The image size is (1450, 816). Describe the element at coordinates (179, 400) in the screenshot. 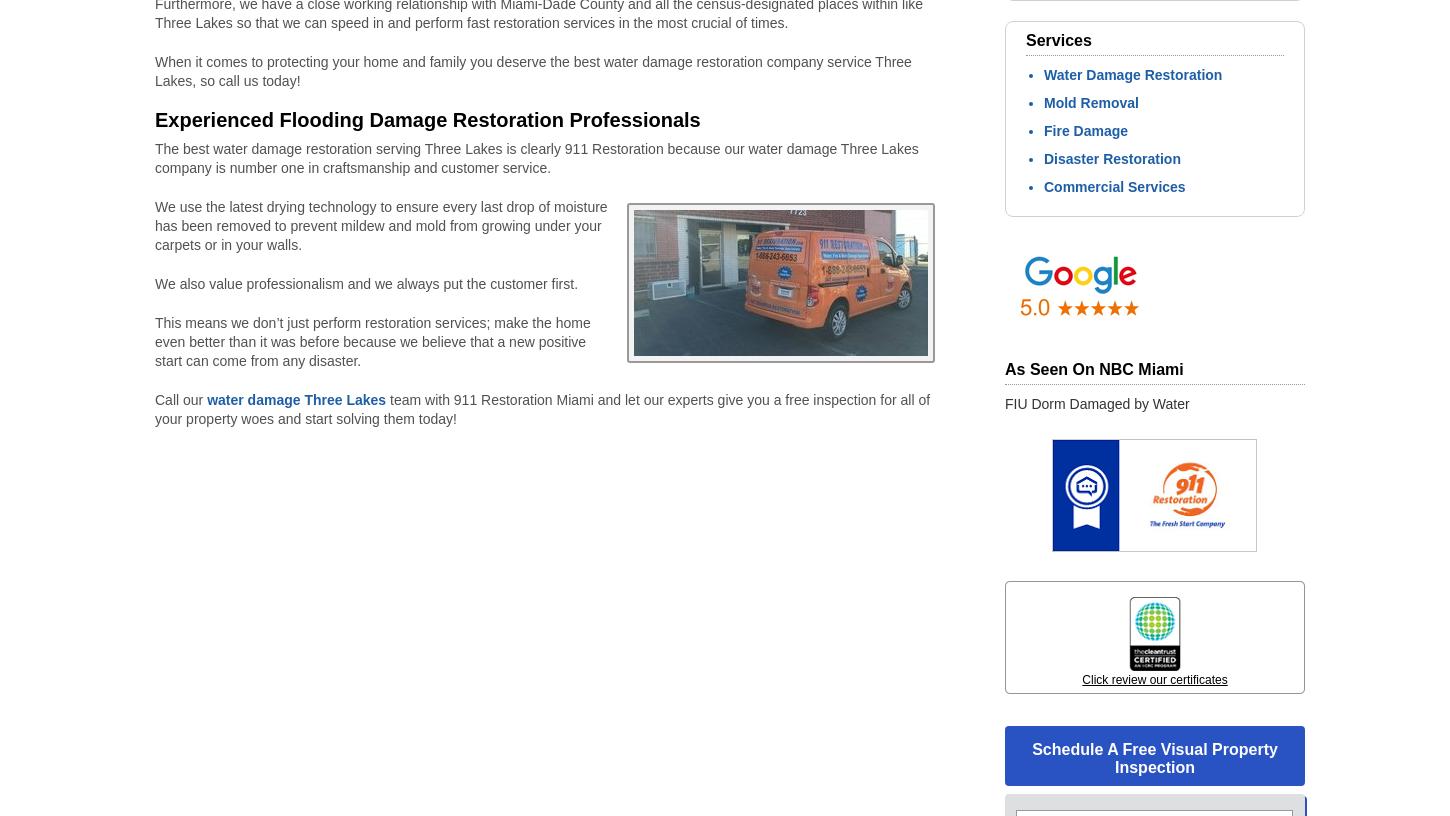

I see `'Call our'` at that location.